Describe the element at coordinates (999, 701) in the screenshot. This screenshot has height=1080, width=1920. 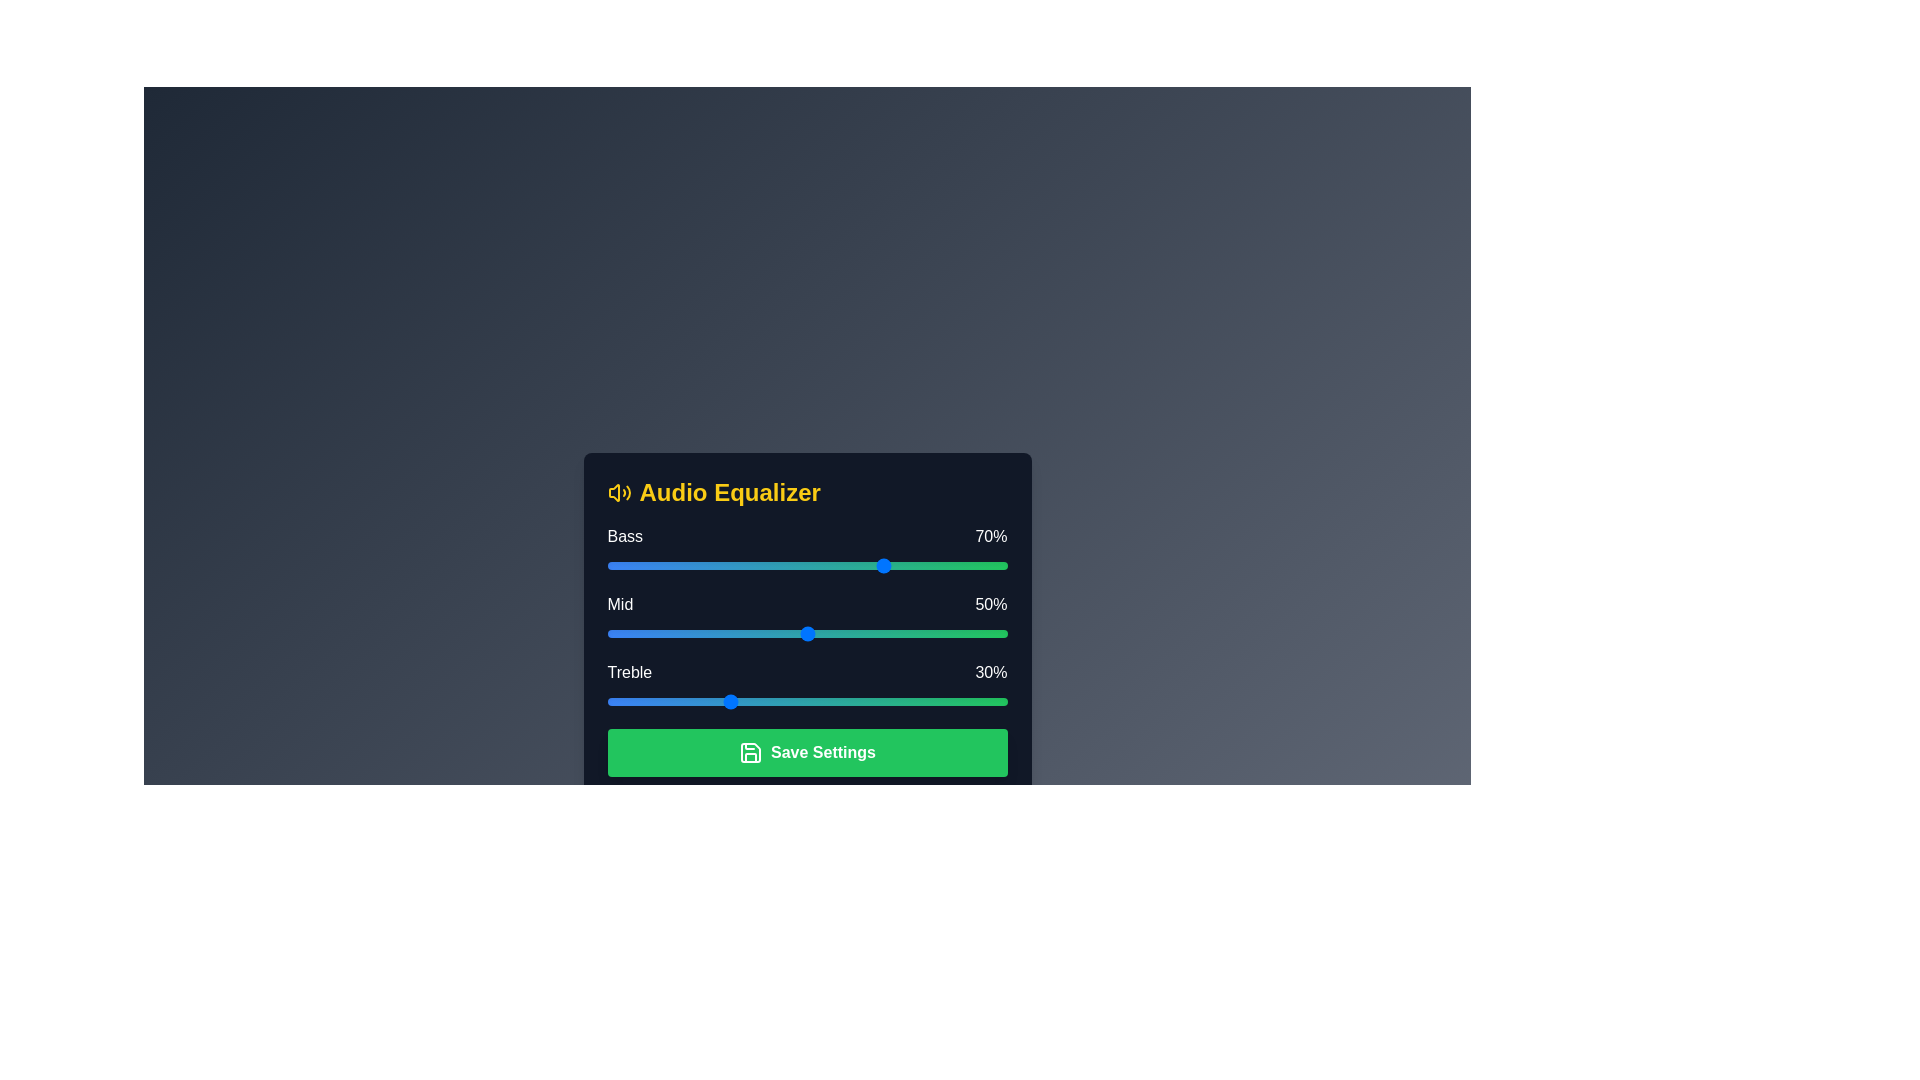
I see `the Treble slider to 98%` at that location.